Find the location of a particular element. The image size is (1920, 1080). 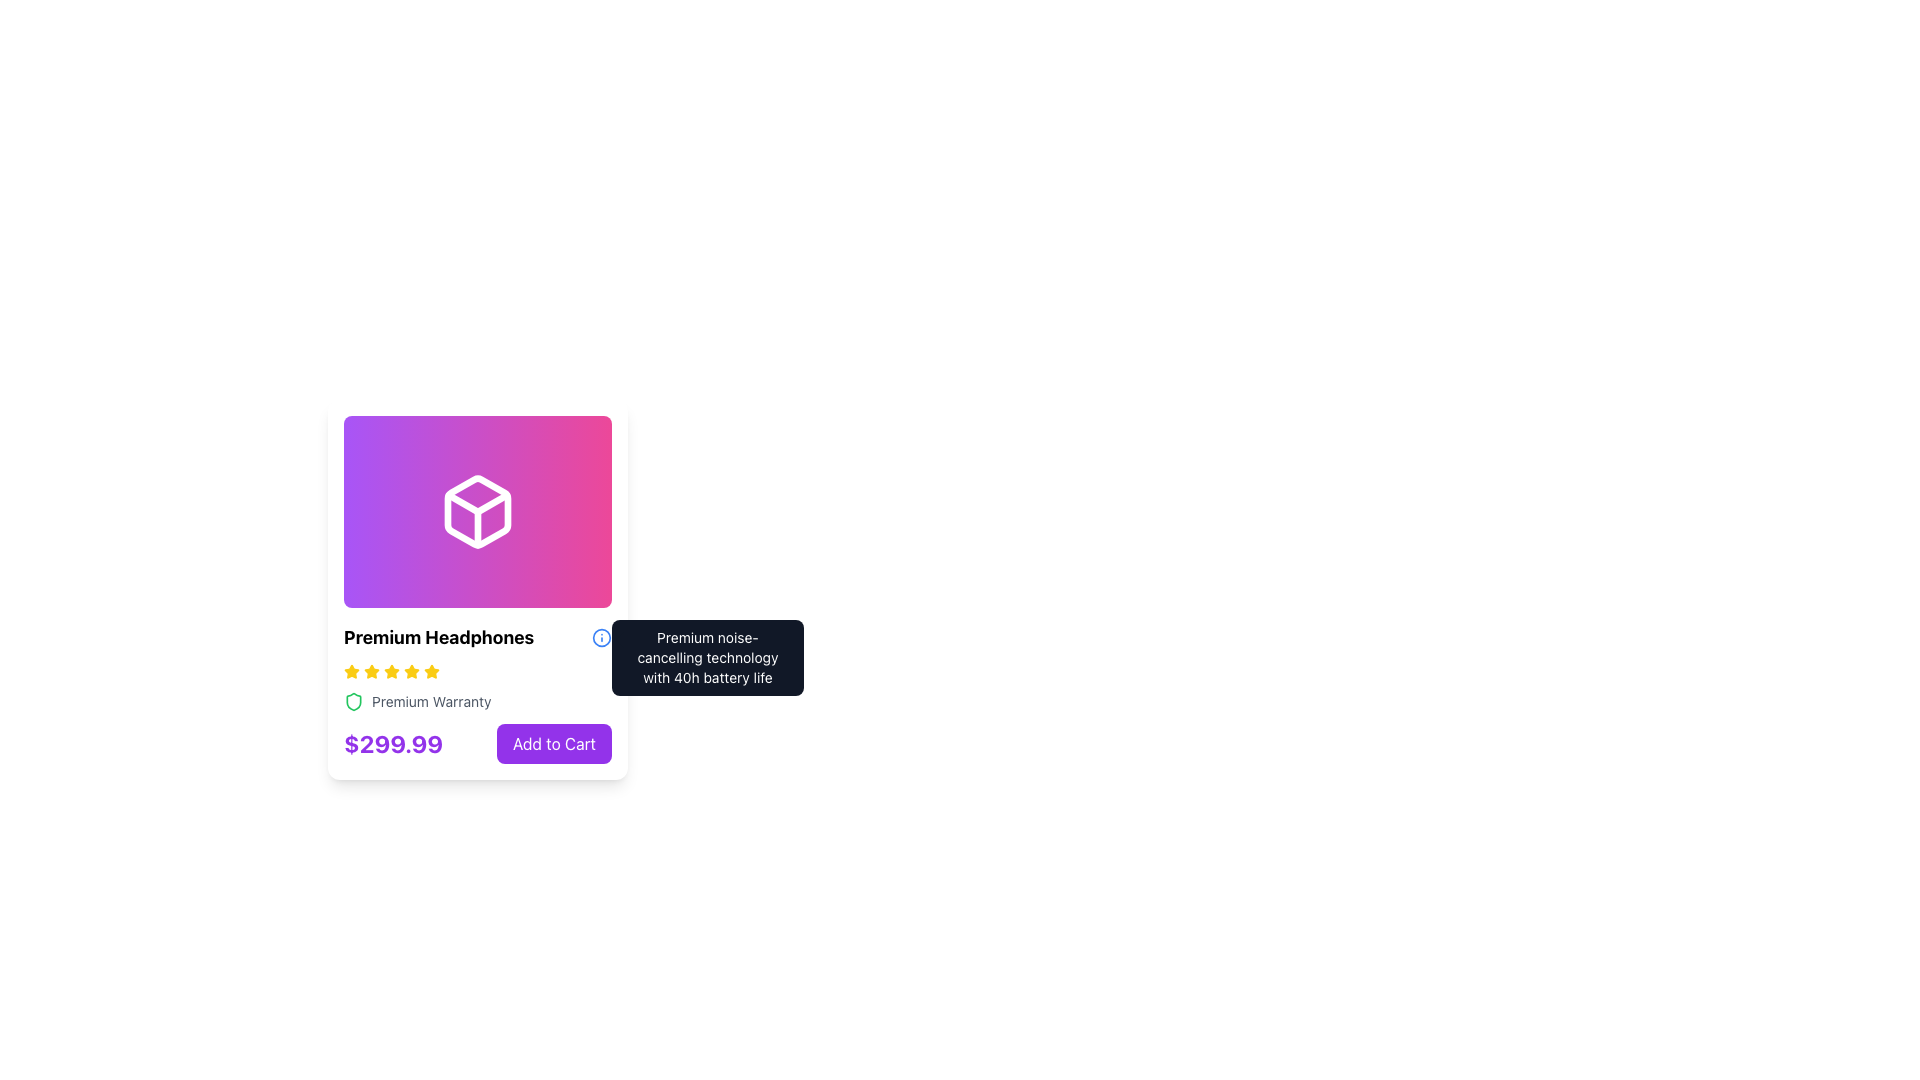

the informational icon located to the immediate right of the 'Premium Headphones' label is located at coordinates (600, 637).